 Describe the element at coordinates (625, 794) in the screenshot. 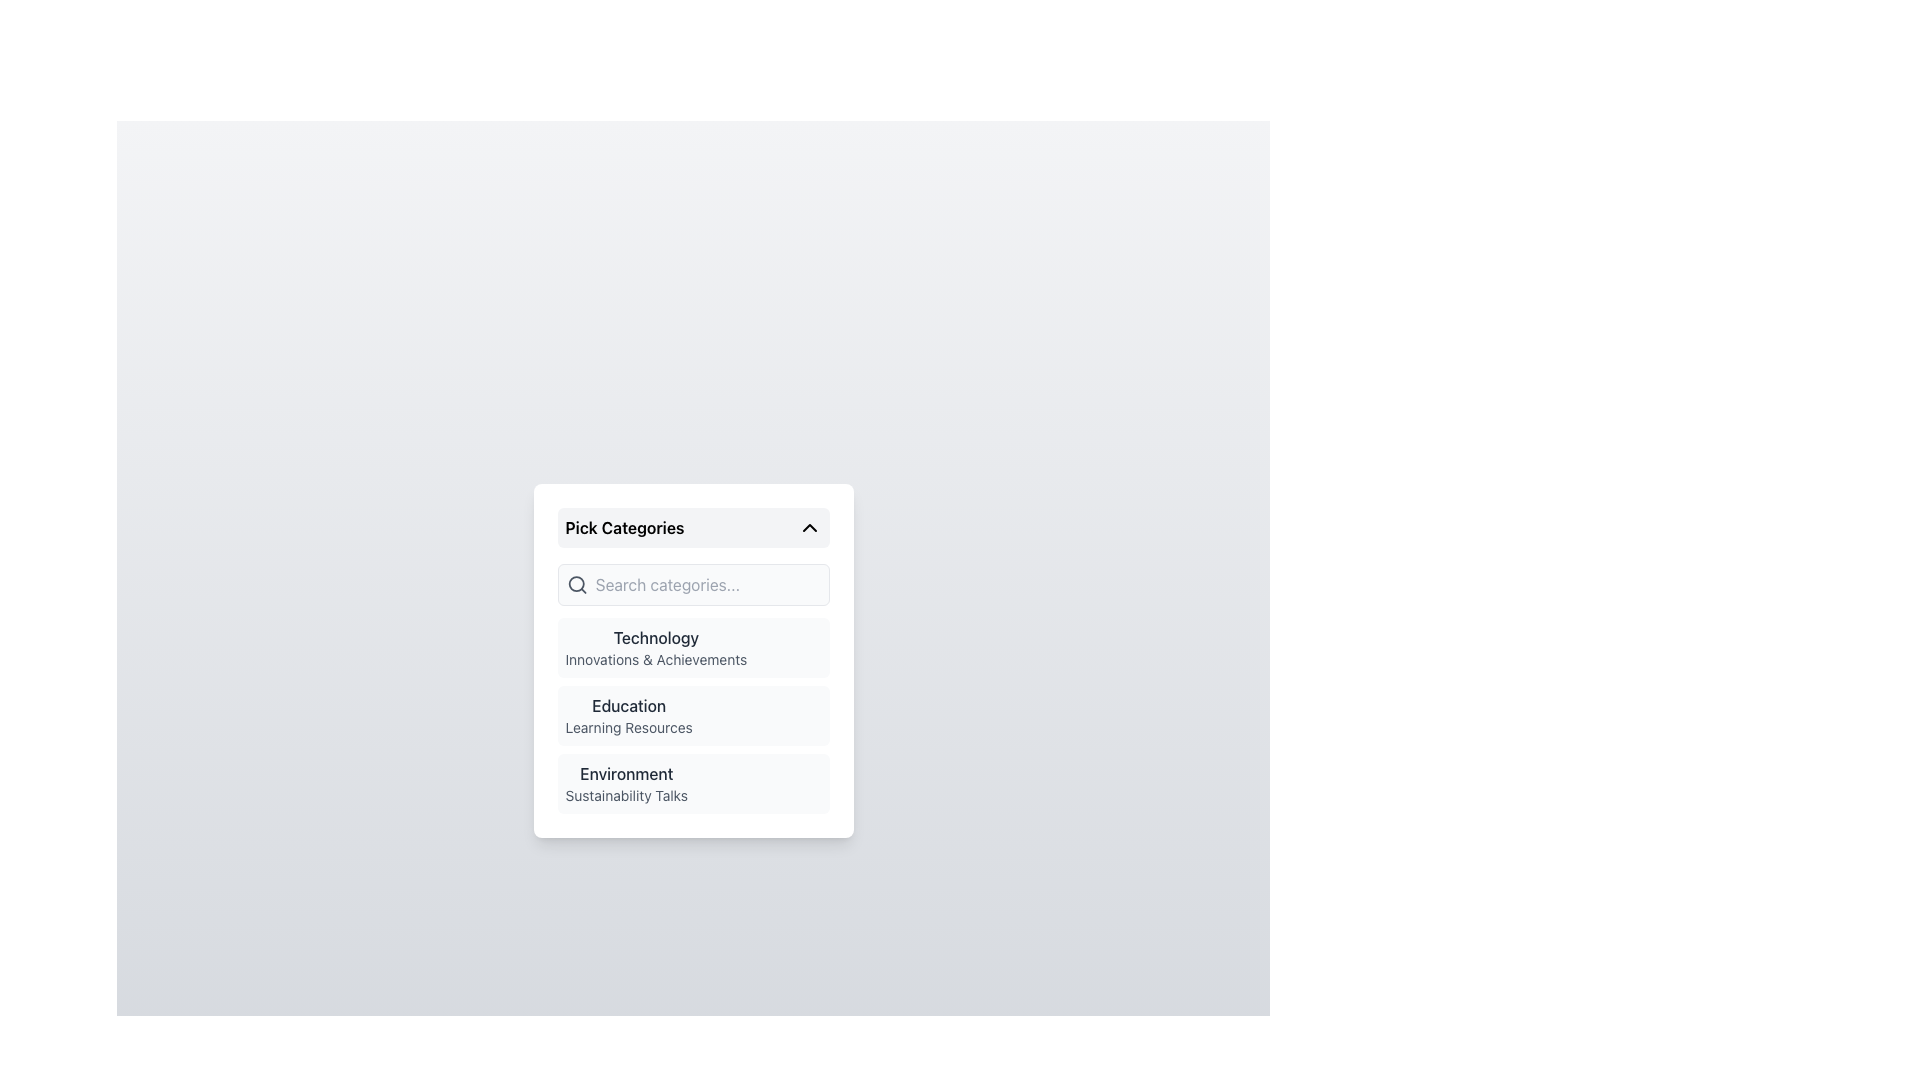

I see `the text label 'Sustainability Talks' which is styled with a smaller gray font and located in the bottom-right quadrant of the 'Environment' category section` at that location.